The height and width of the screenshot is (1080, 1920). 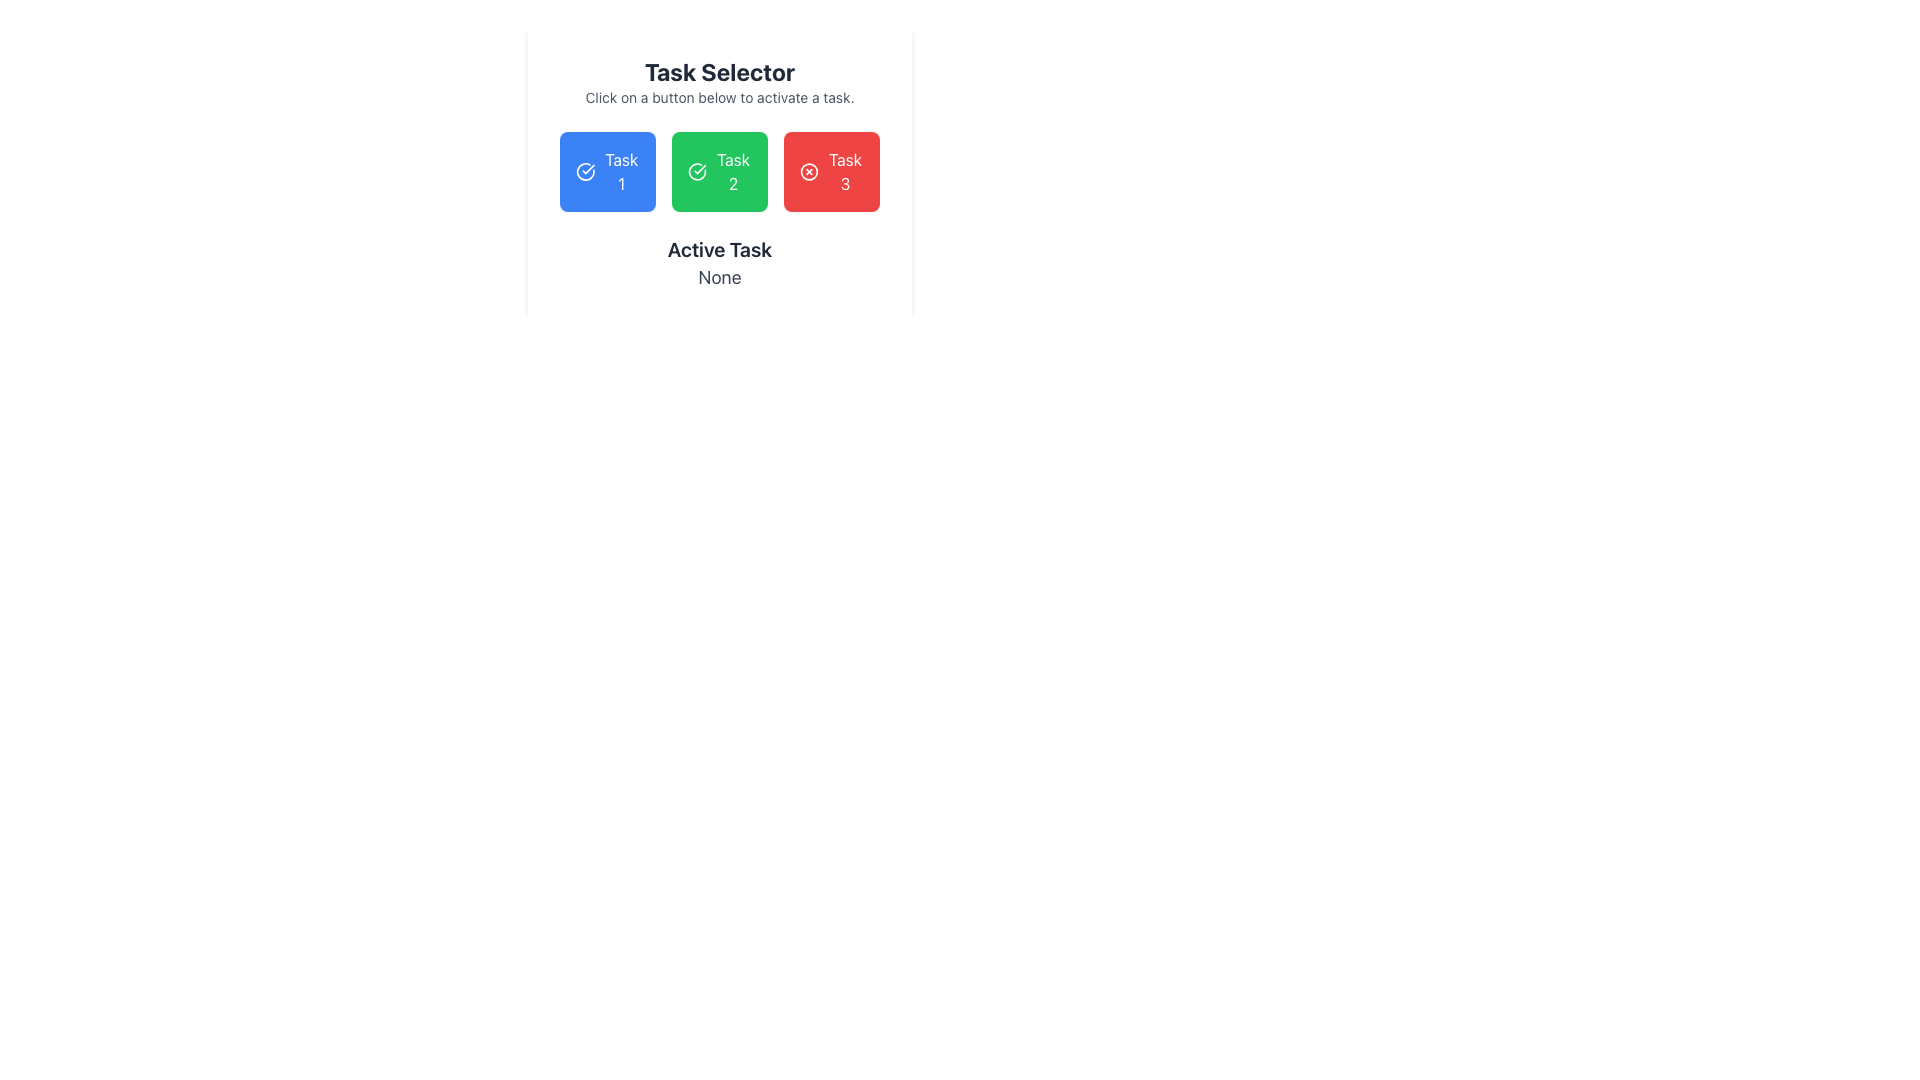 What do you see at coordinates (720, 249) in the screenshot?
I see `the informational title text indicating the currently active task, which is located in the lower section of the interface above the sibling element labeled 'None'` at bounding box center [720, 249].